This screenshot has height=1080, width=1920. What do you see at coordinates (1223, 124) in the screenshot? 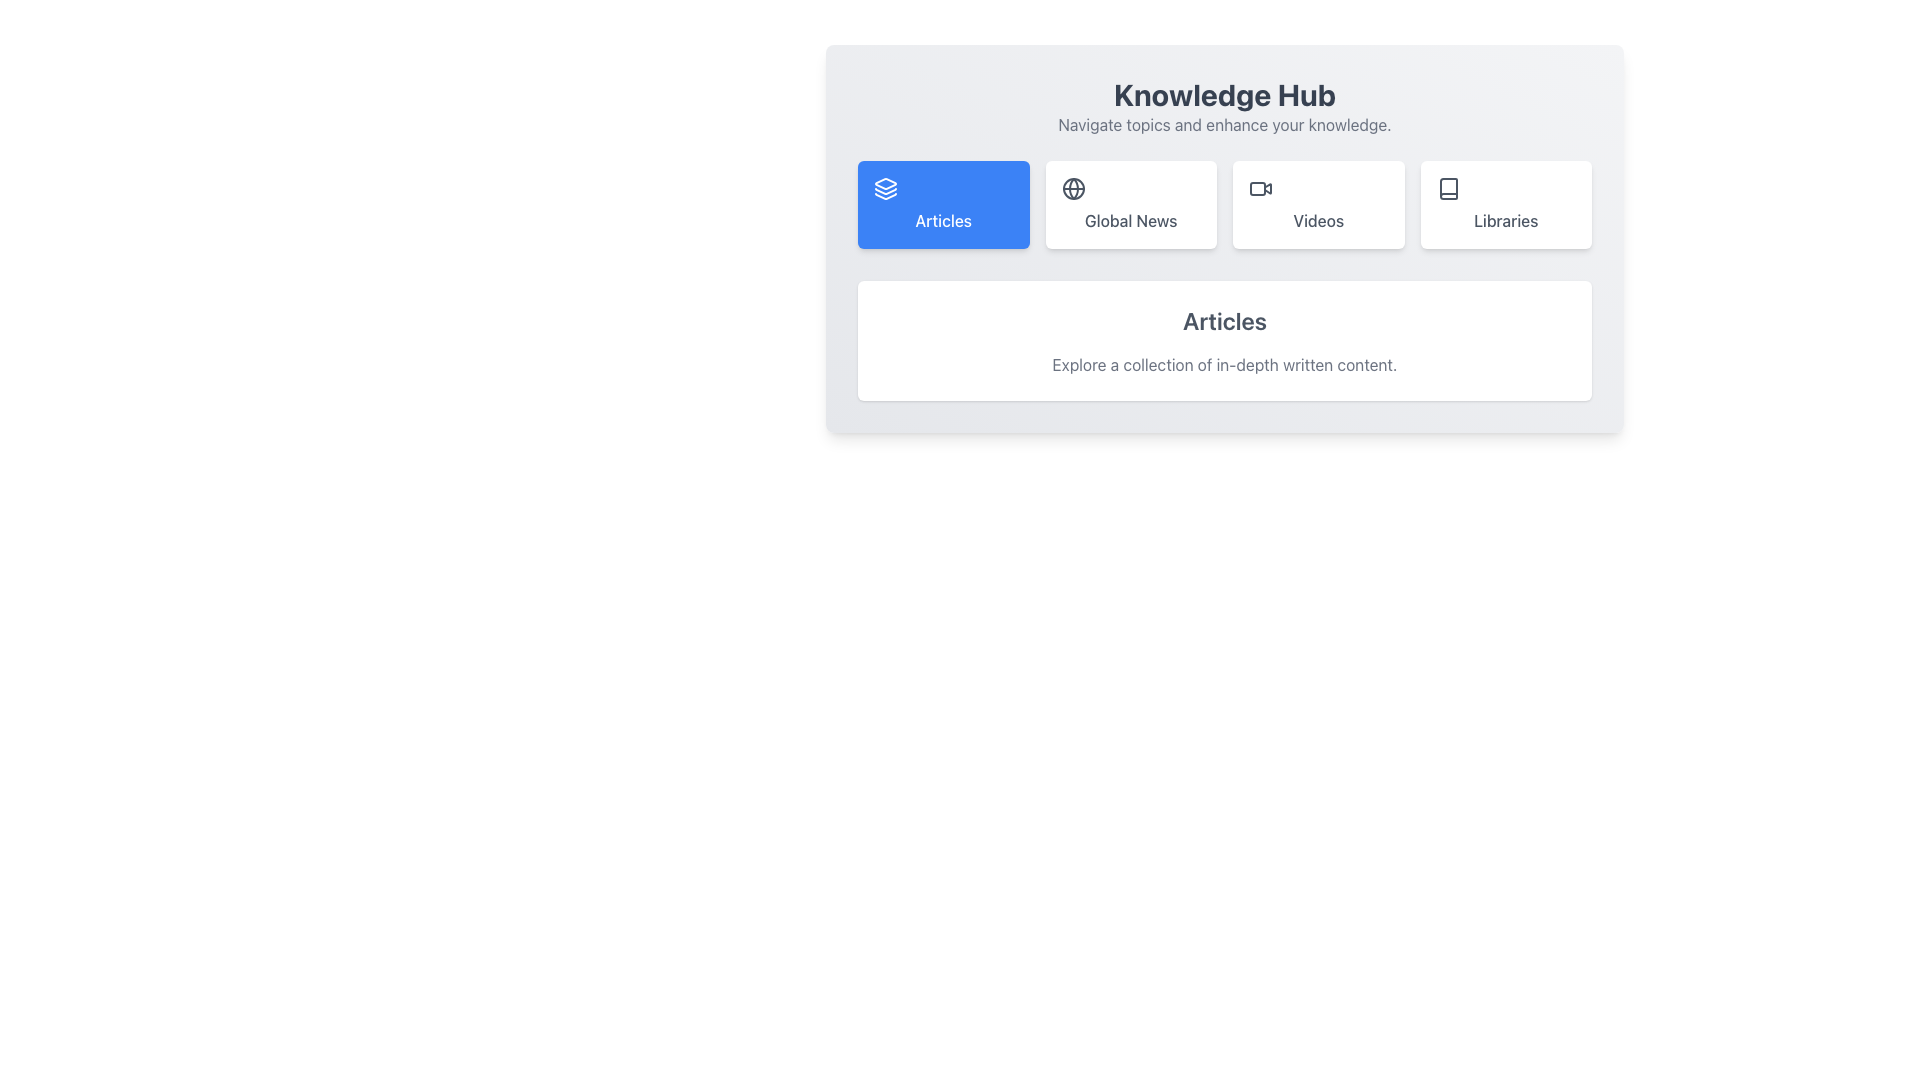
I see `the static text field that provides descriptive guidance for the 'Knowledge Hub' section, located centrally below the heading and above the category buttons` at bounding box center [1223, 124].